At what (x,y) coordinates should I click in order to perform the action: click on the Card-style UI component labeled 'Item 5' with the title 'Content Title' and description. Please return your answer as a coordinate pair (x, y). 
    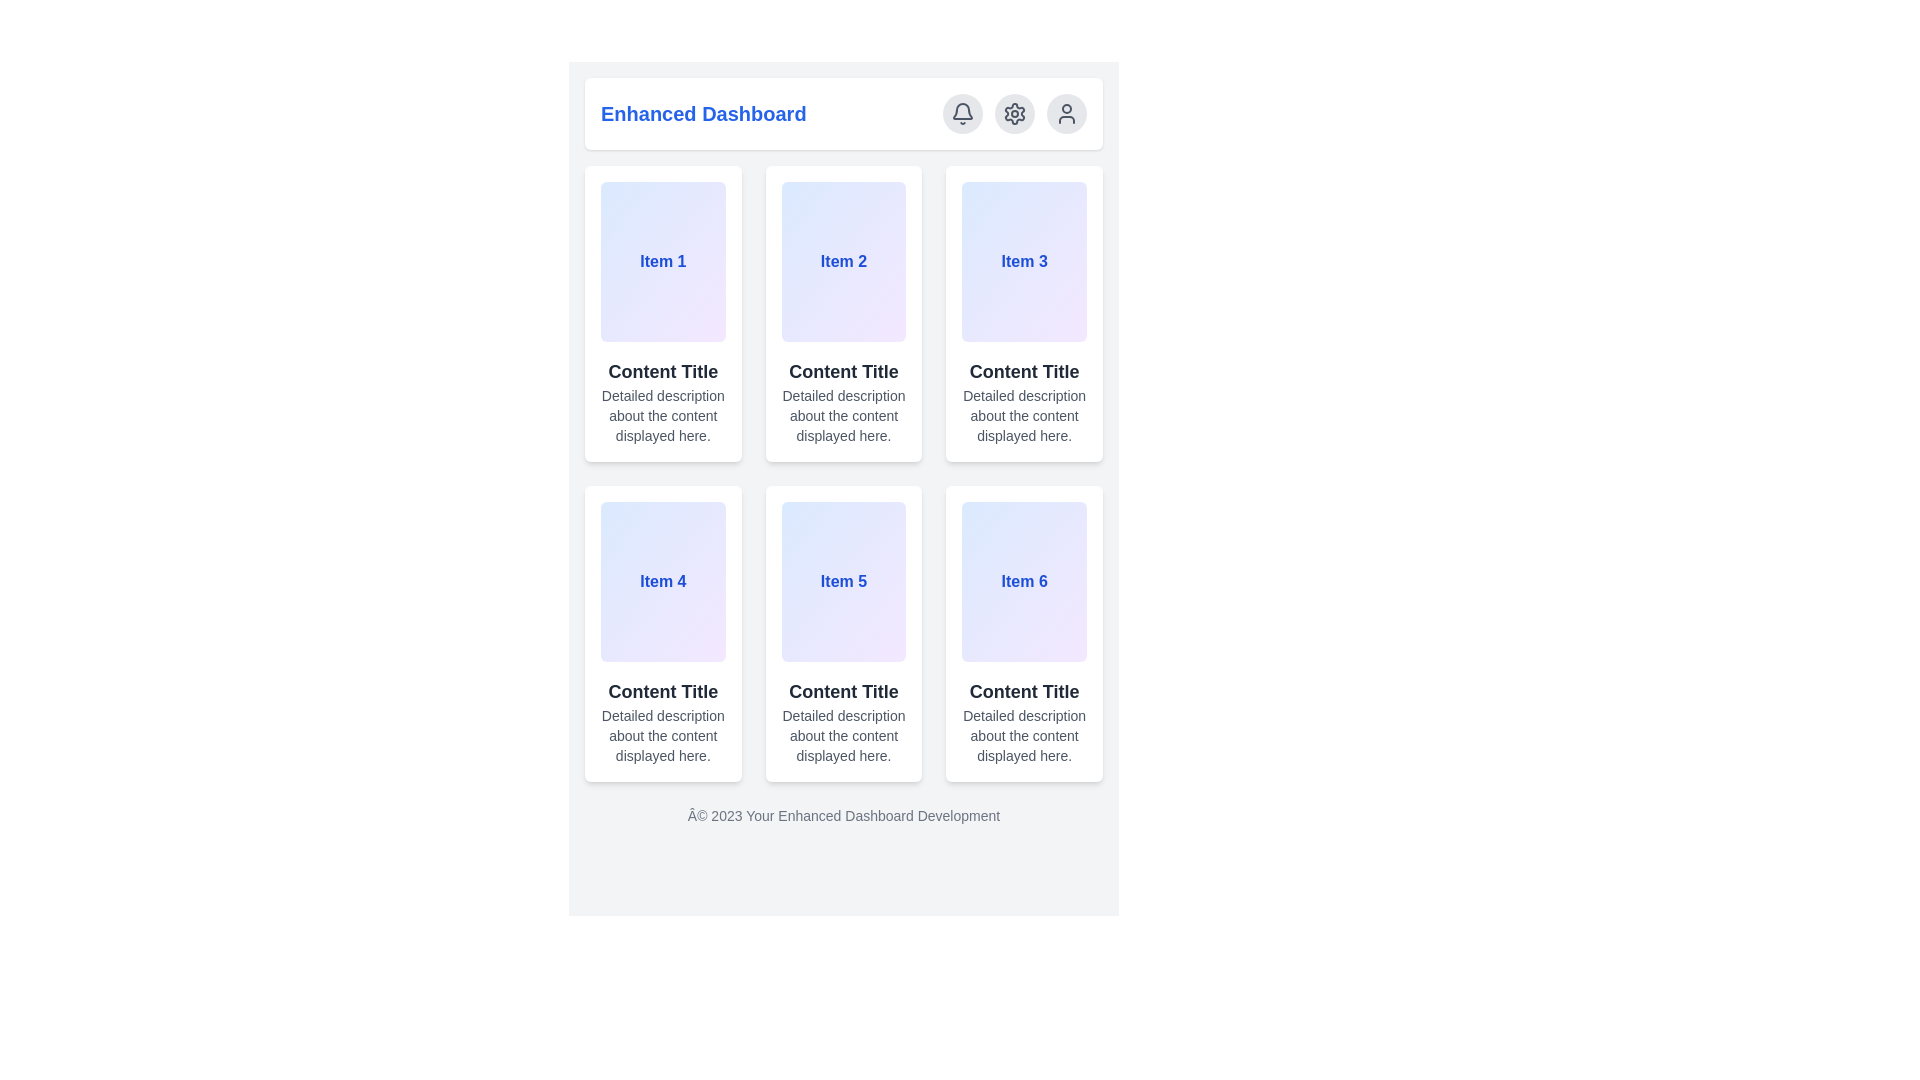
    Looking at the image, I should click on (844, 633).